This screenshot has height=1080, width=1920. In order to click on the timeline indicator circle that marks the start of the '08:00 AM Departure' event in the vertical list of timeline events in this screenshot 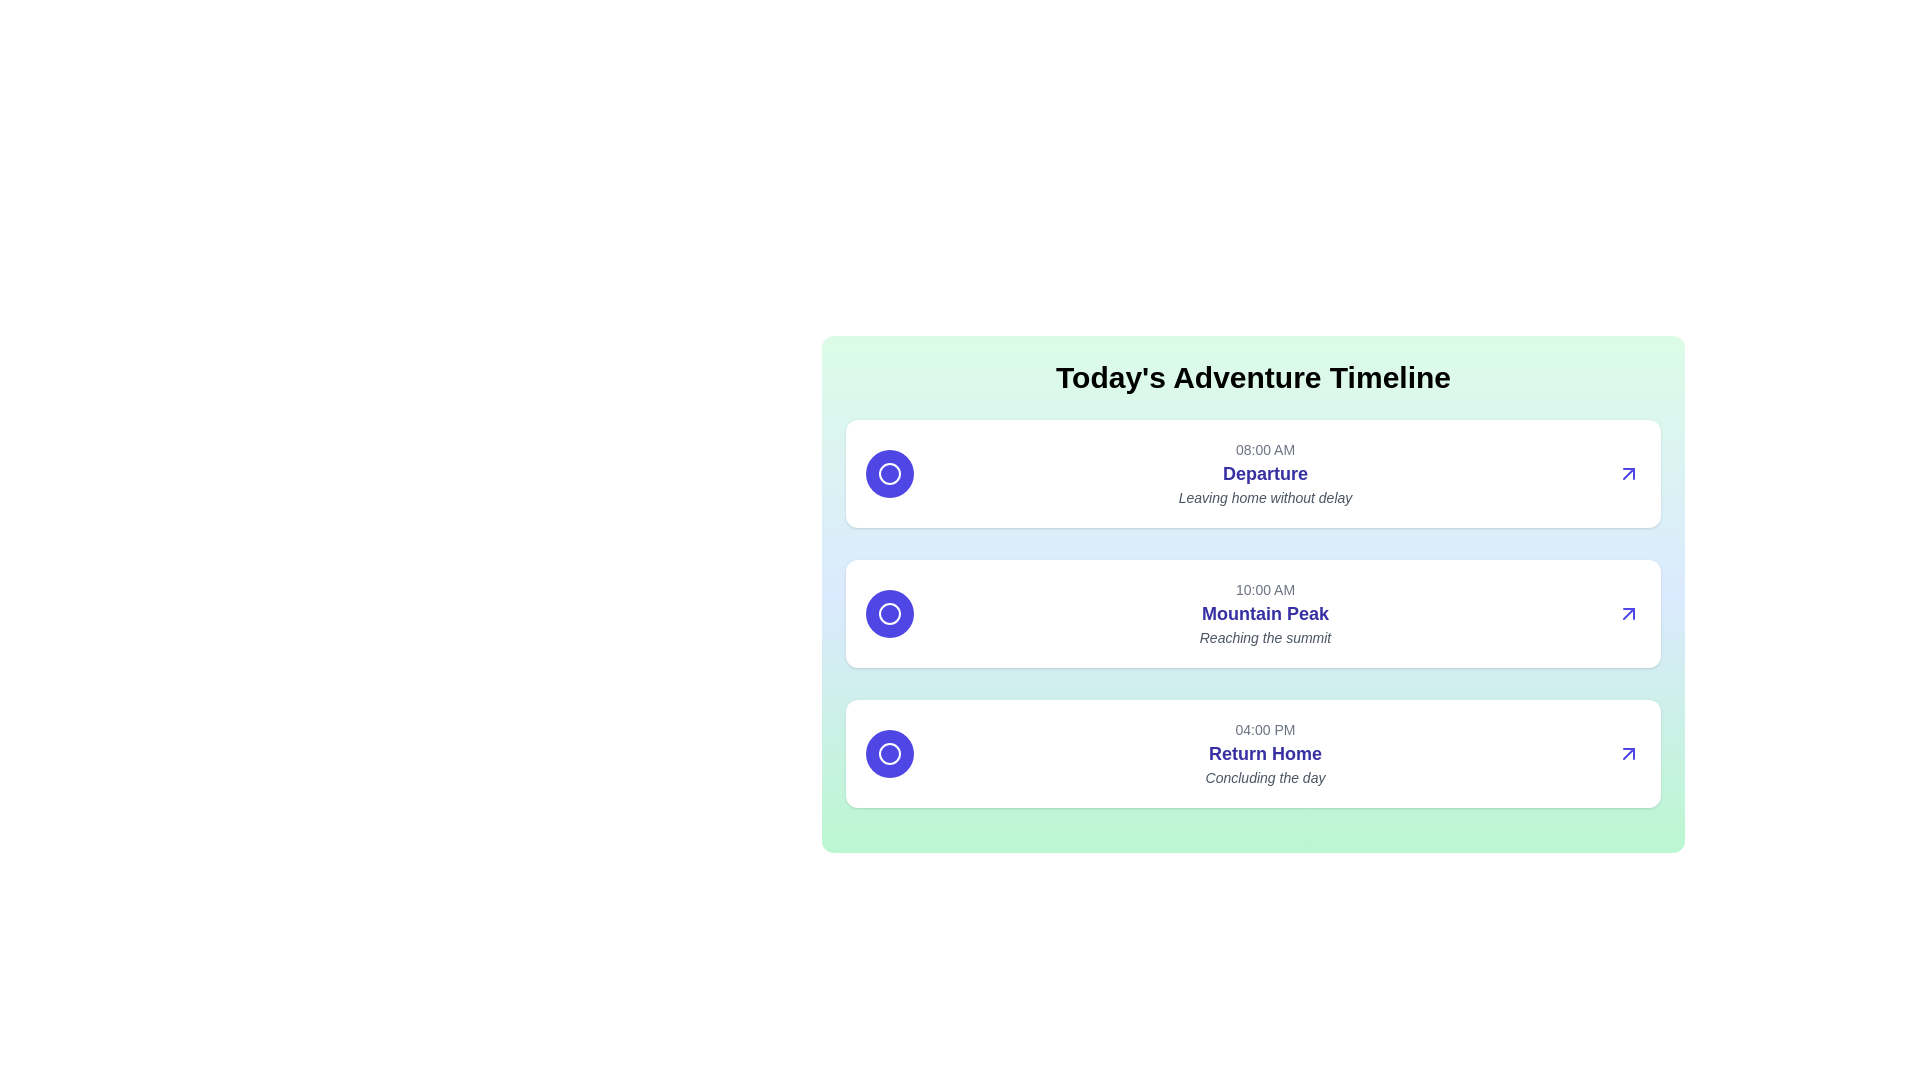, I will do `click(888, 474)`.